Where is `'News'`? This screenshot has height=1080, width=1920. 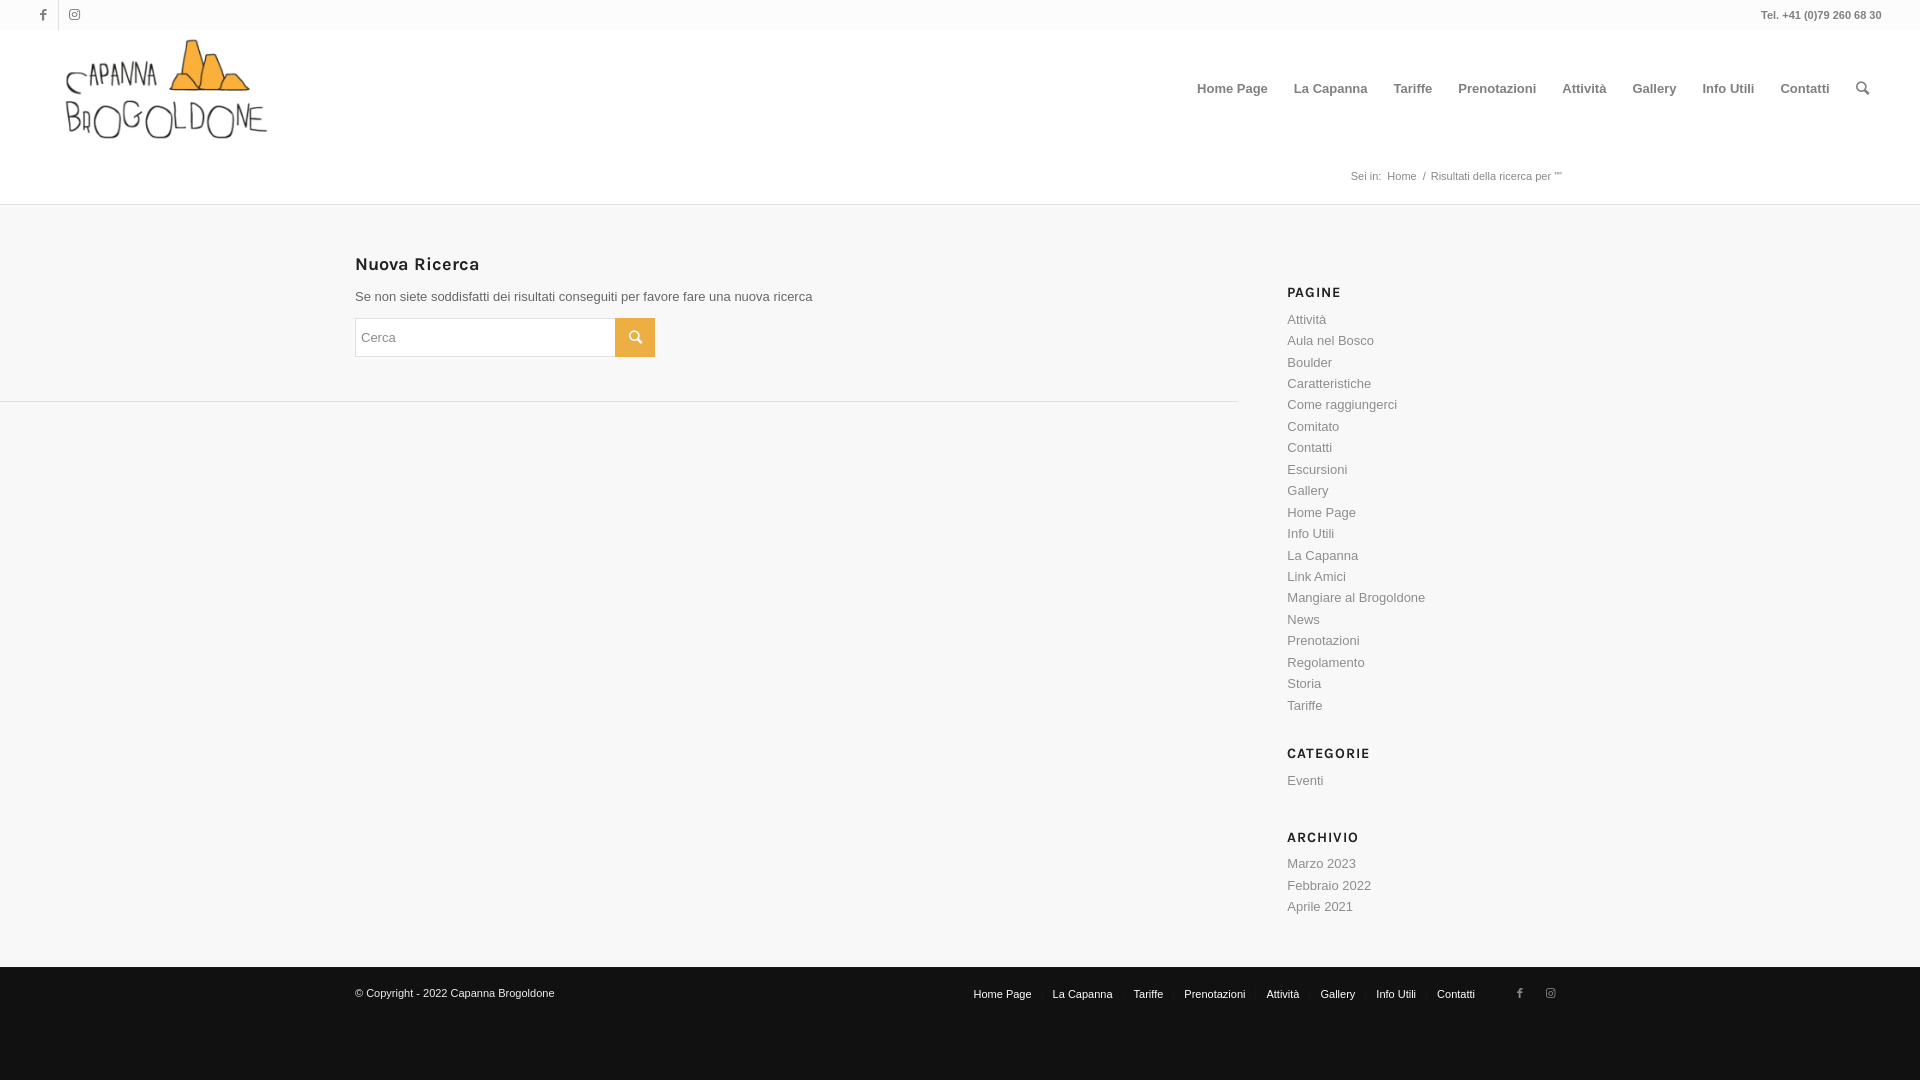
'News' is located at coordinates (1286, 618).